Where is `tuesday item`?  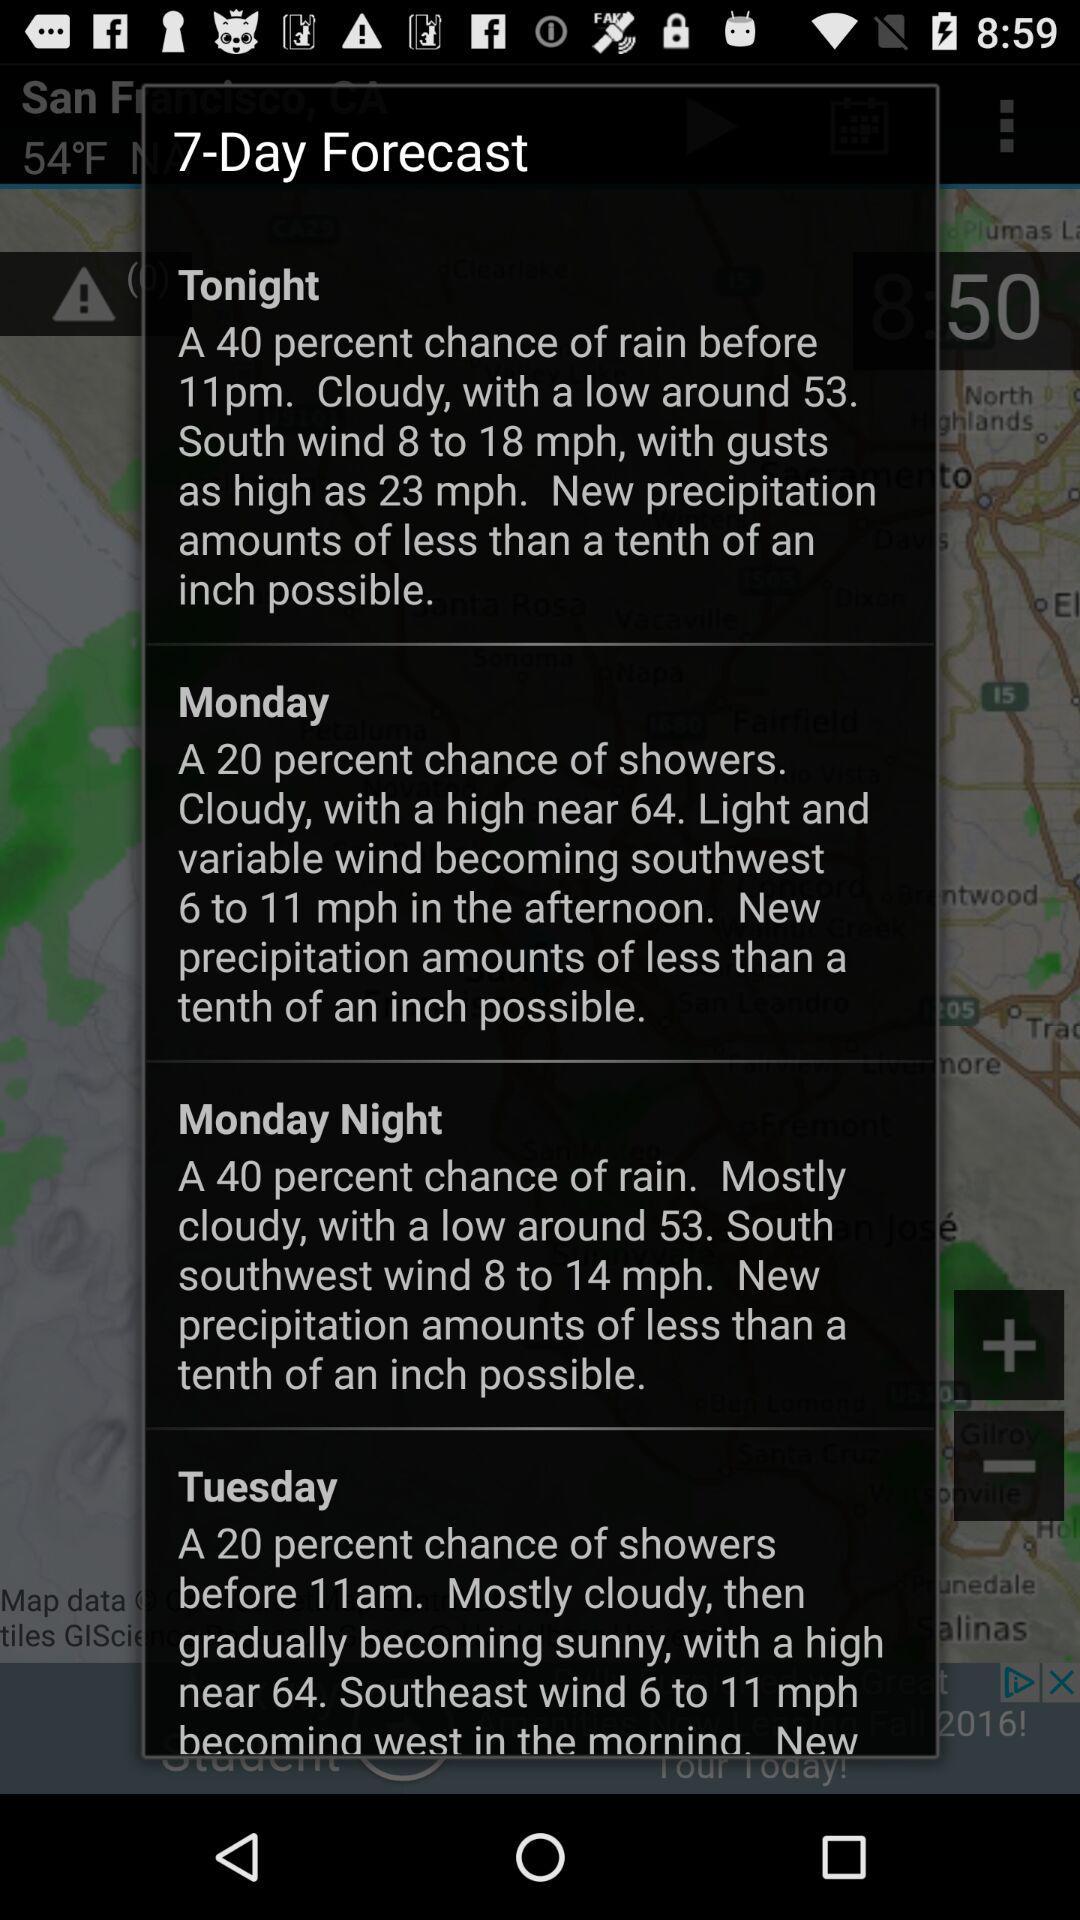
tuesday item is located at coordinates (256, 1484).